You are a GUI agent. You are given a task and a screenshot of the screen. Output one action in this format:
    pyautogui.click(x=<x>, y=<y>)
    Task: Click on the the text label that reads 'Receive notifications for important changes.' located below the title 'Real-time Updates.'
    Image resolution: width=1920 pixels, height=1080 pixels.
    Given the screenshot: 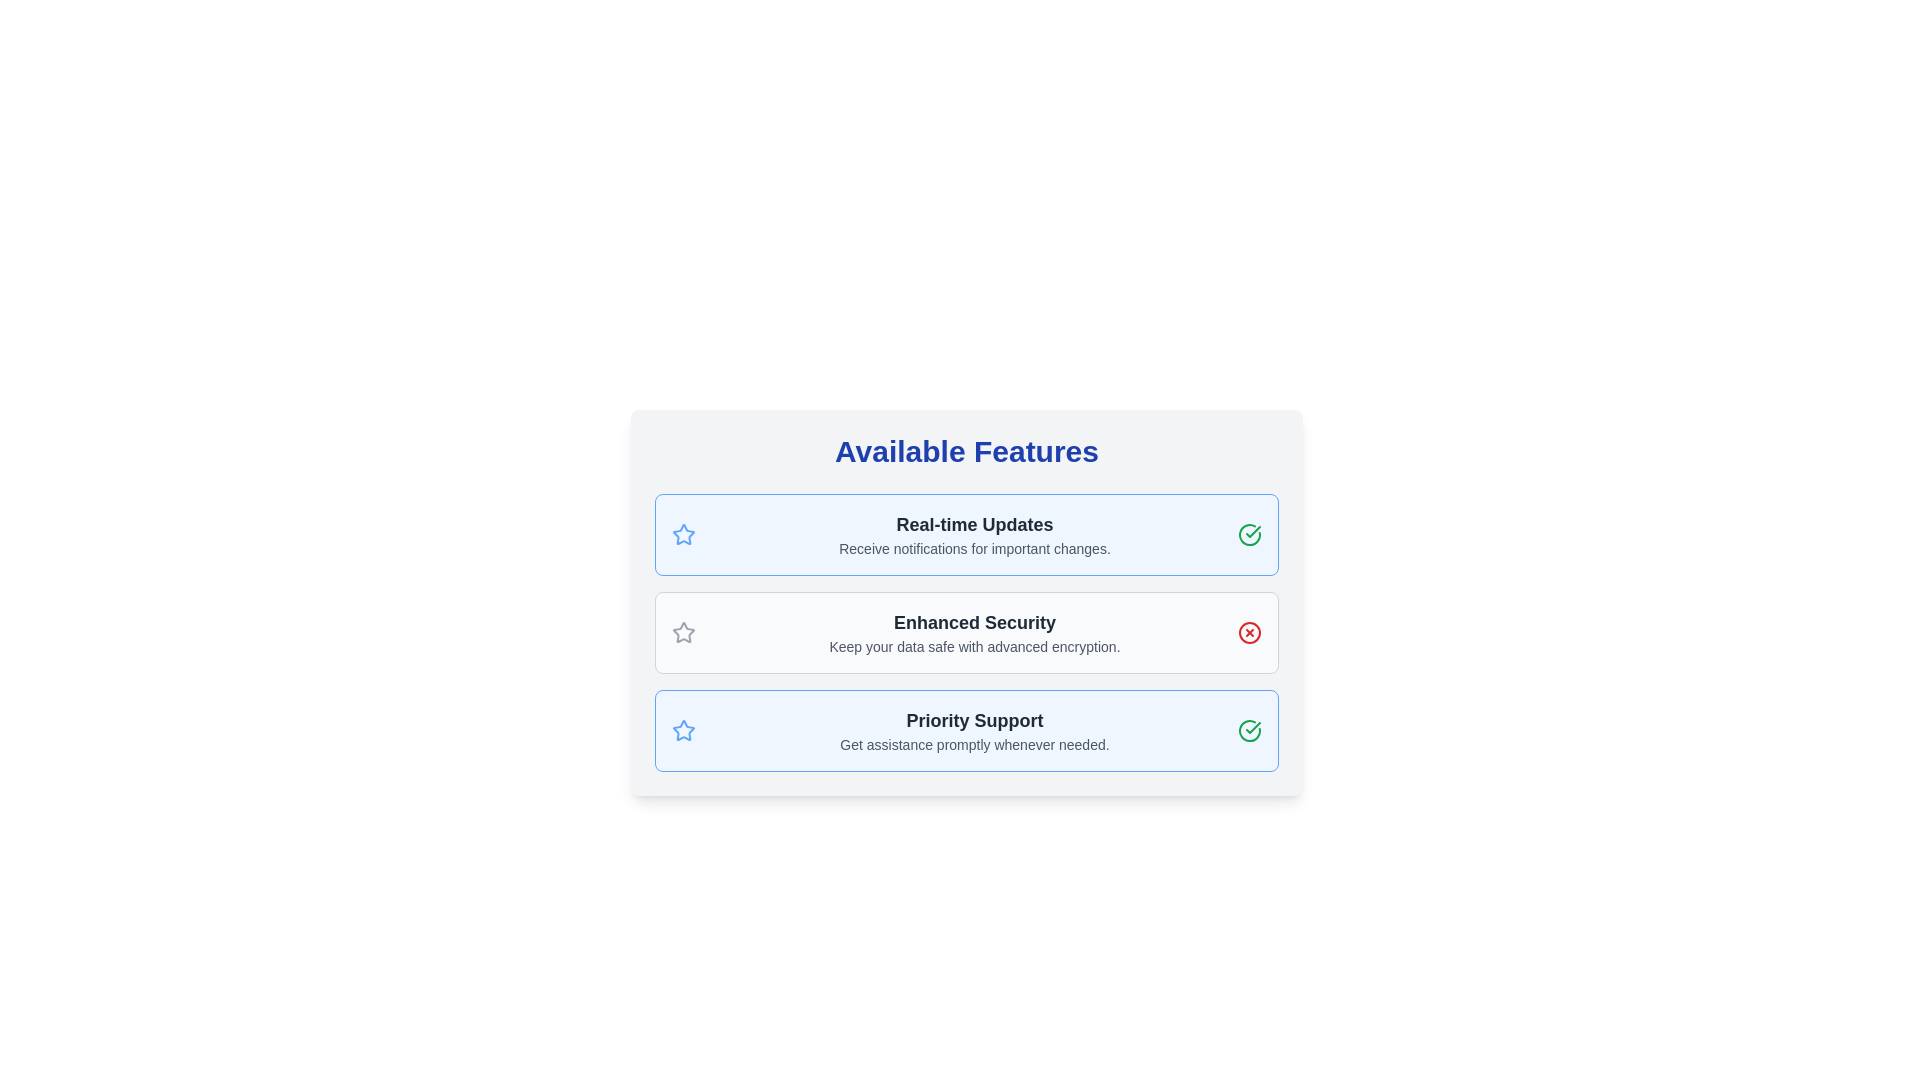 What is the action you would take?
    pyautogui.click(x=974, y=548)
    